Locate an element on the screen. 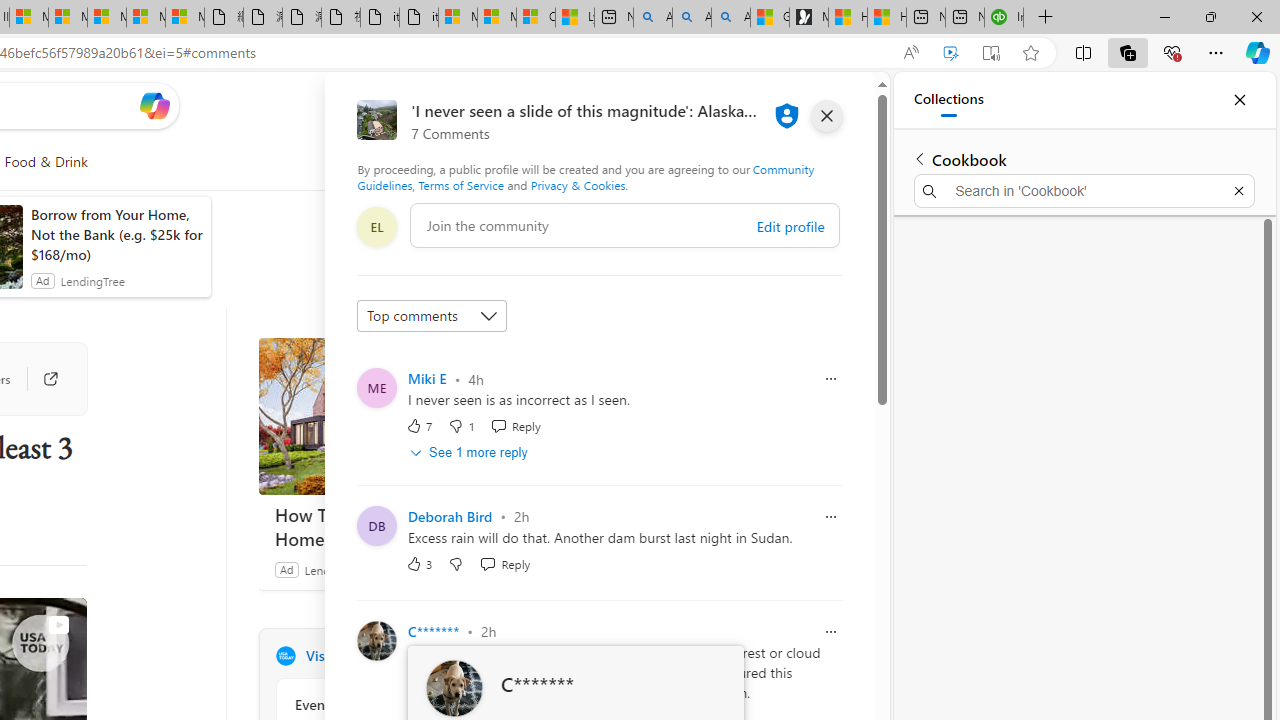  'Community Guidelines' is located at coordinates (585, 176).